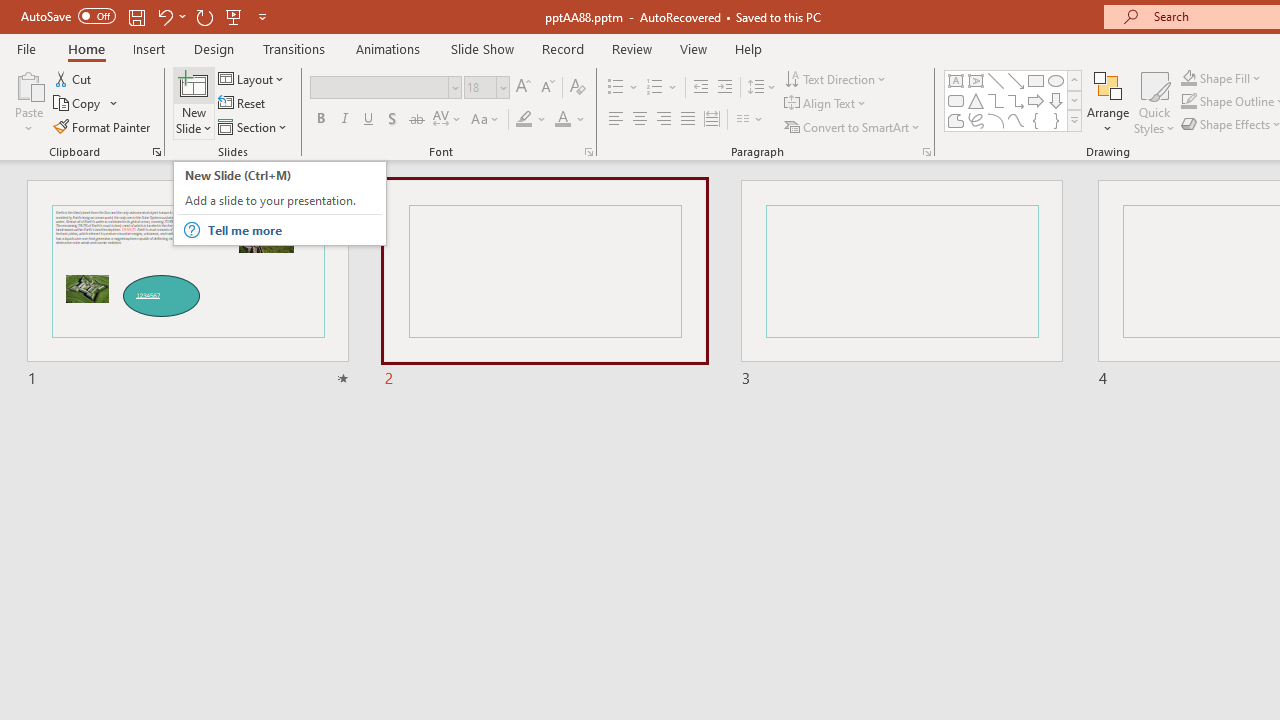  Describe the element at coordinates (749, 119) in the screenshot. I see `'Columns'` at that location.